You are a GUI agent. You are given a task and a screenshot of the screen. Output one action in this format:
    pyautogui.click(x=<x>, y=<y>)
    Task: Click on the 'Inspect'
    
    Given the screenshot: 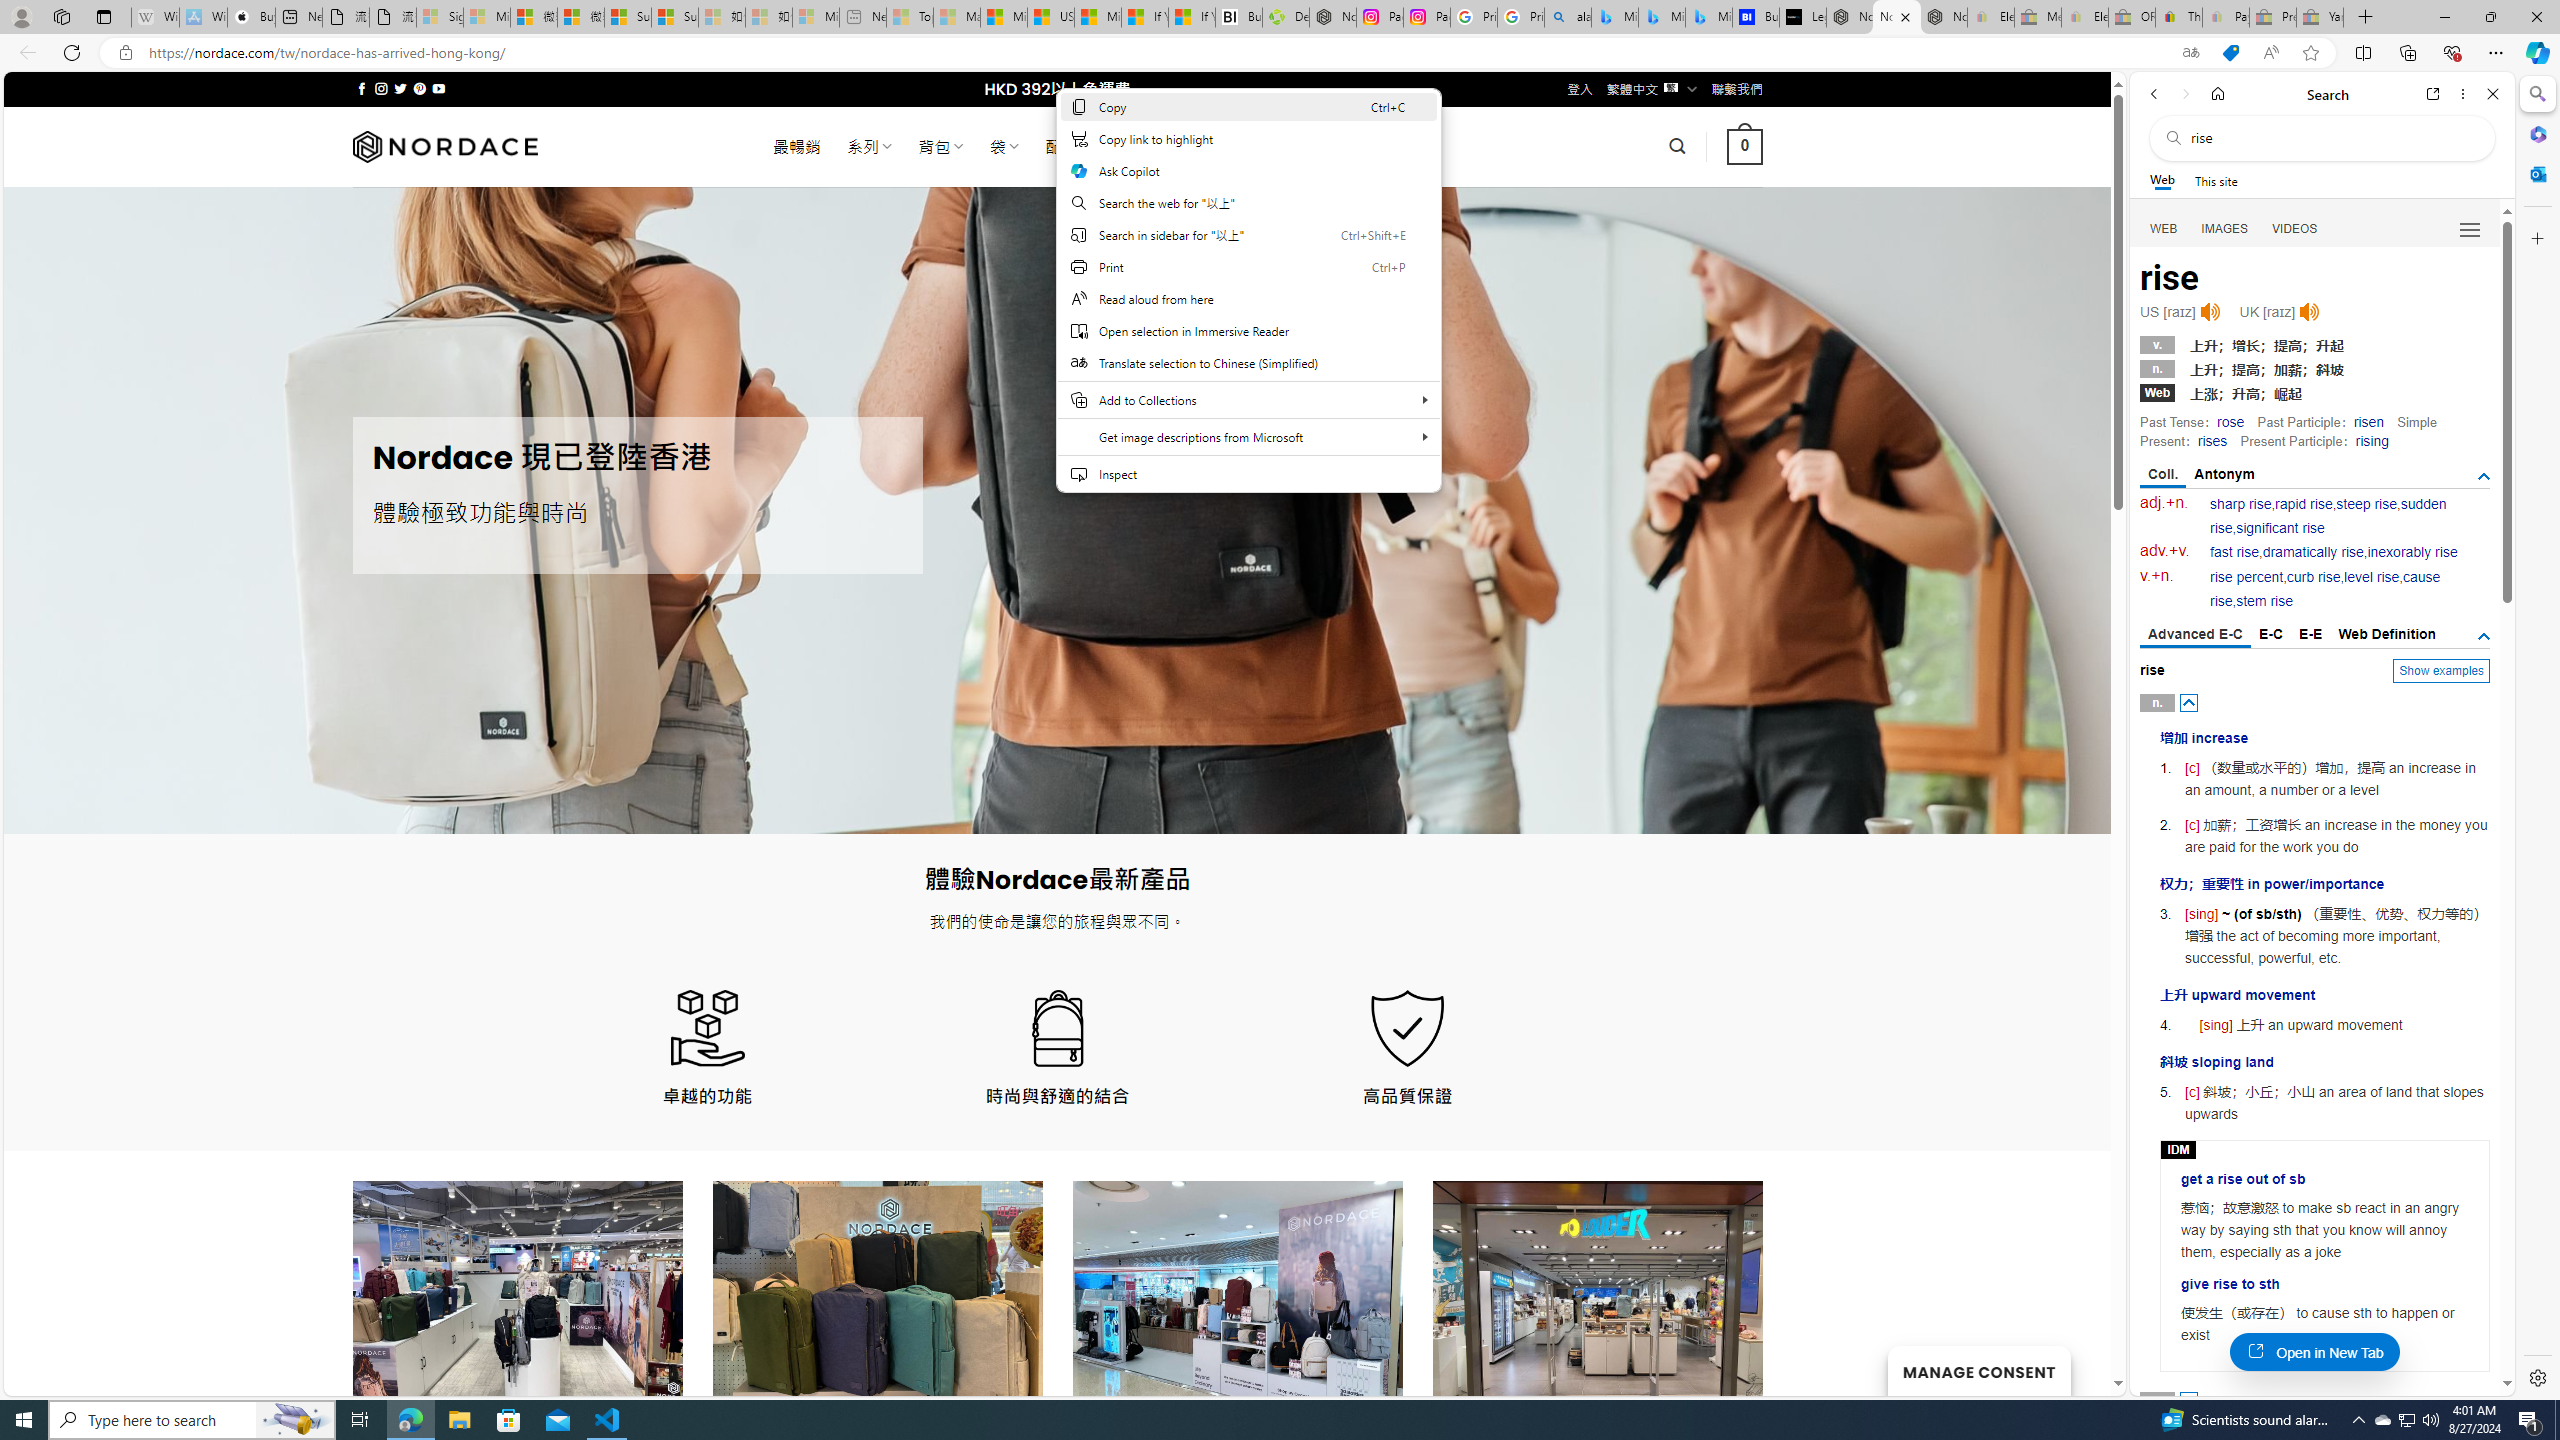 What is the action you would take?
    pyautogui.click(x=1248, y=472)
    